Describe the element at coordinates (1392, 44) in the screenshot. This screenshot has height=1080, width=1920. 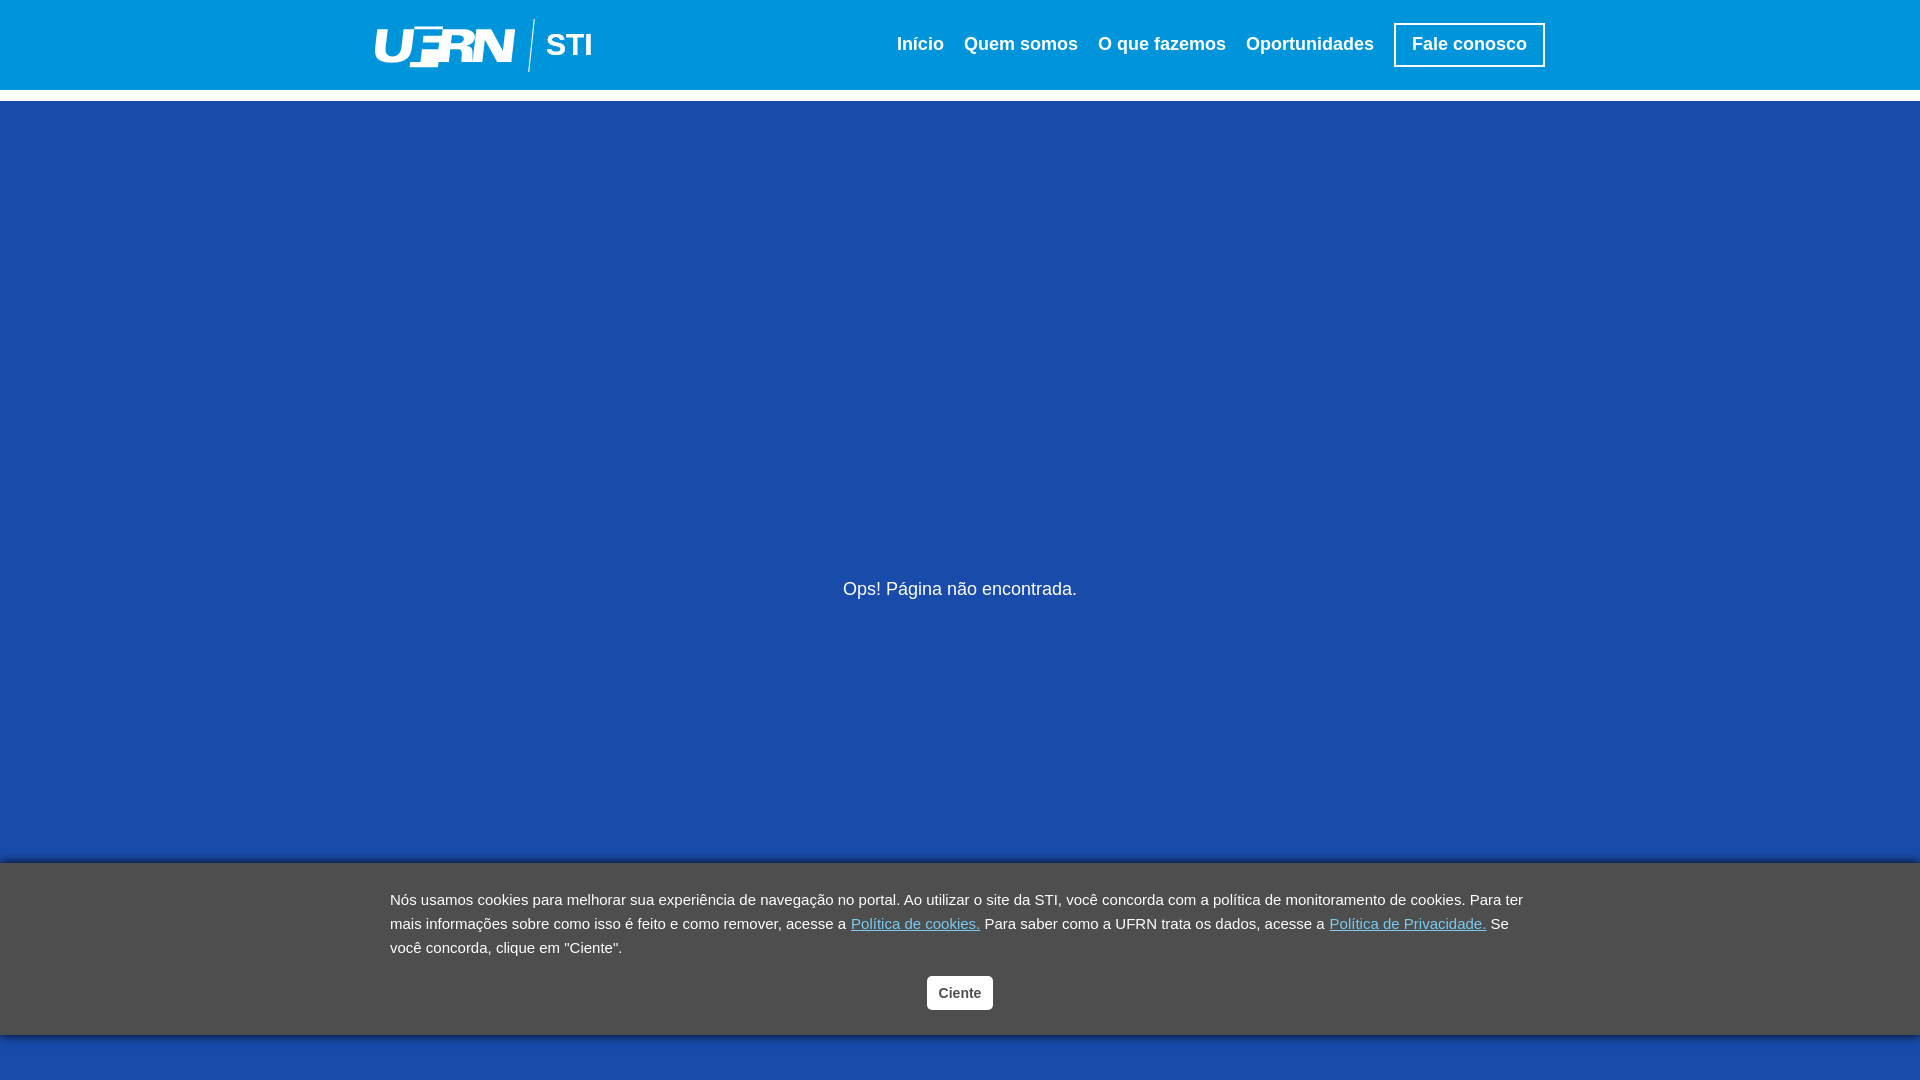
I see `'Fale conosco'` at that location.